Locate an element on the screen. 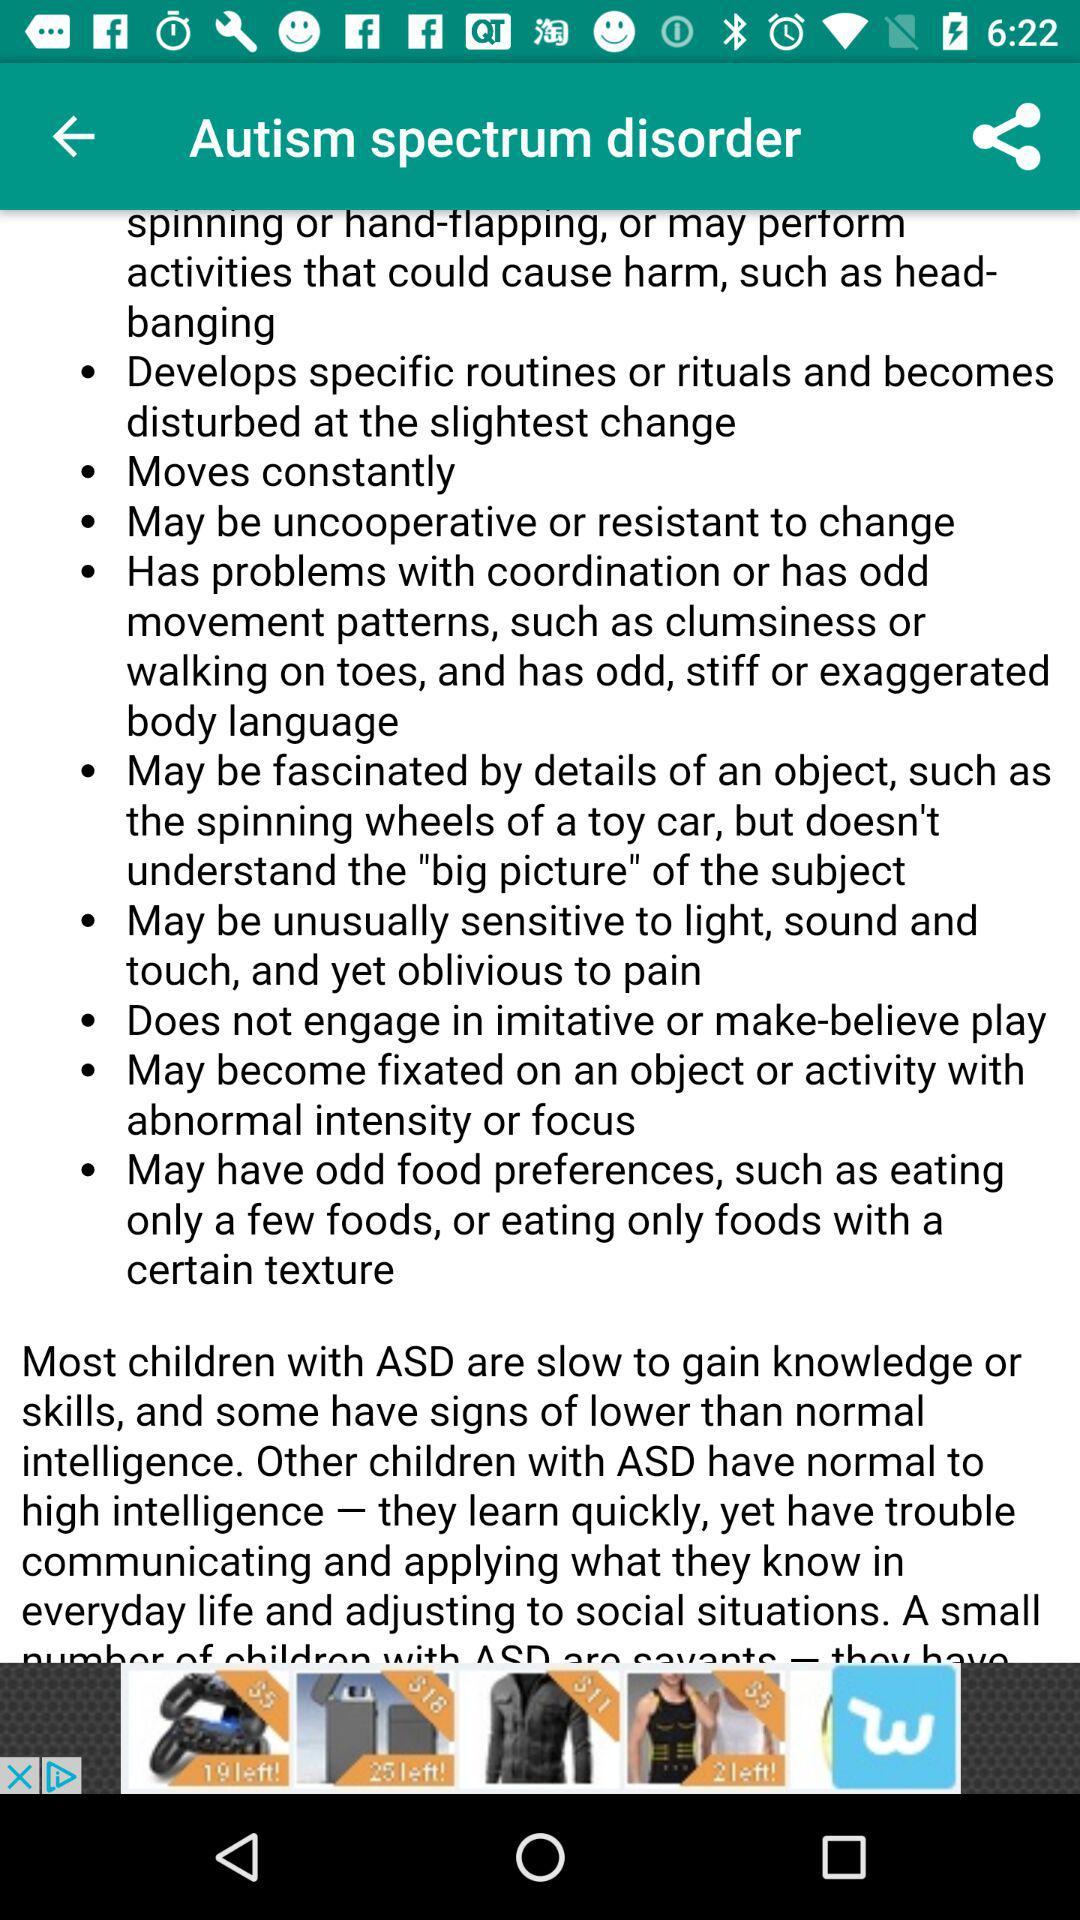  advadisment app is located at coordinates (540, 1727).